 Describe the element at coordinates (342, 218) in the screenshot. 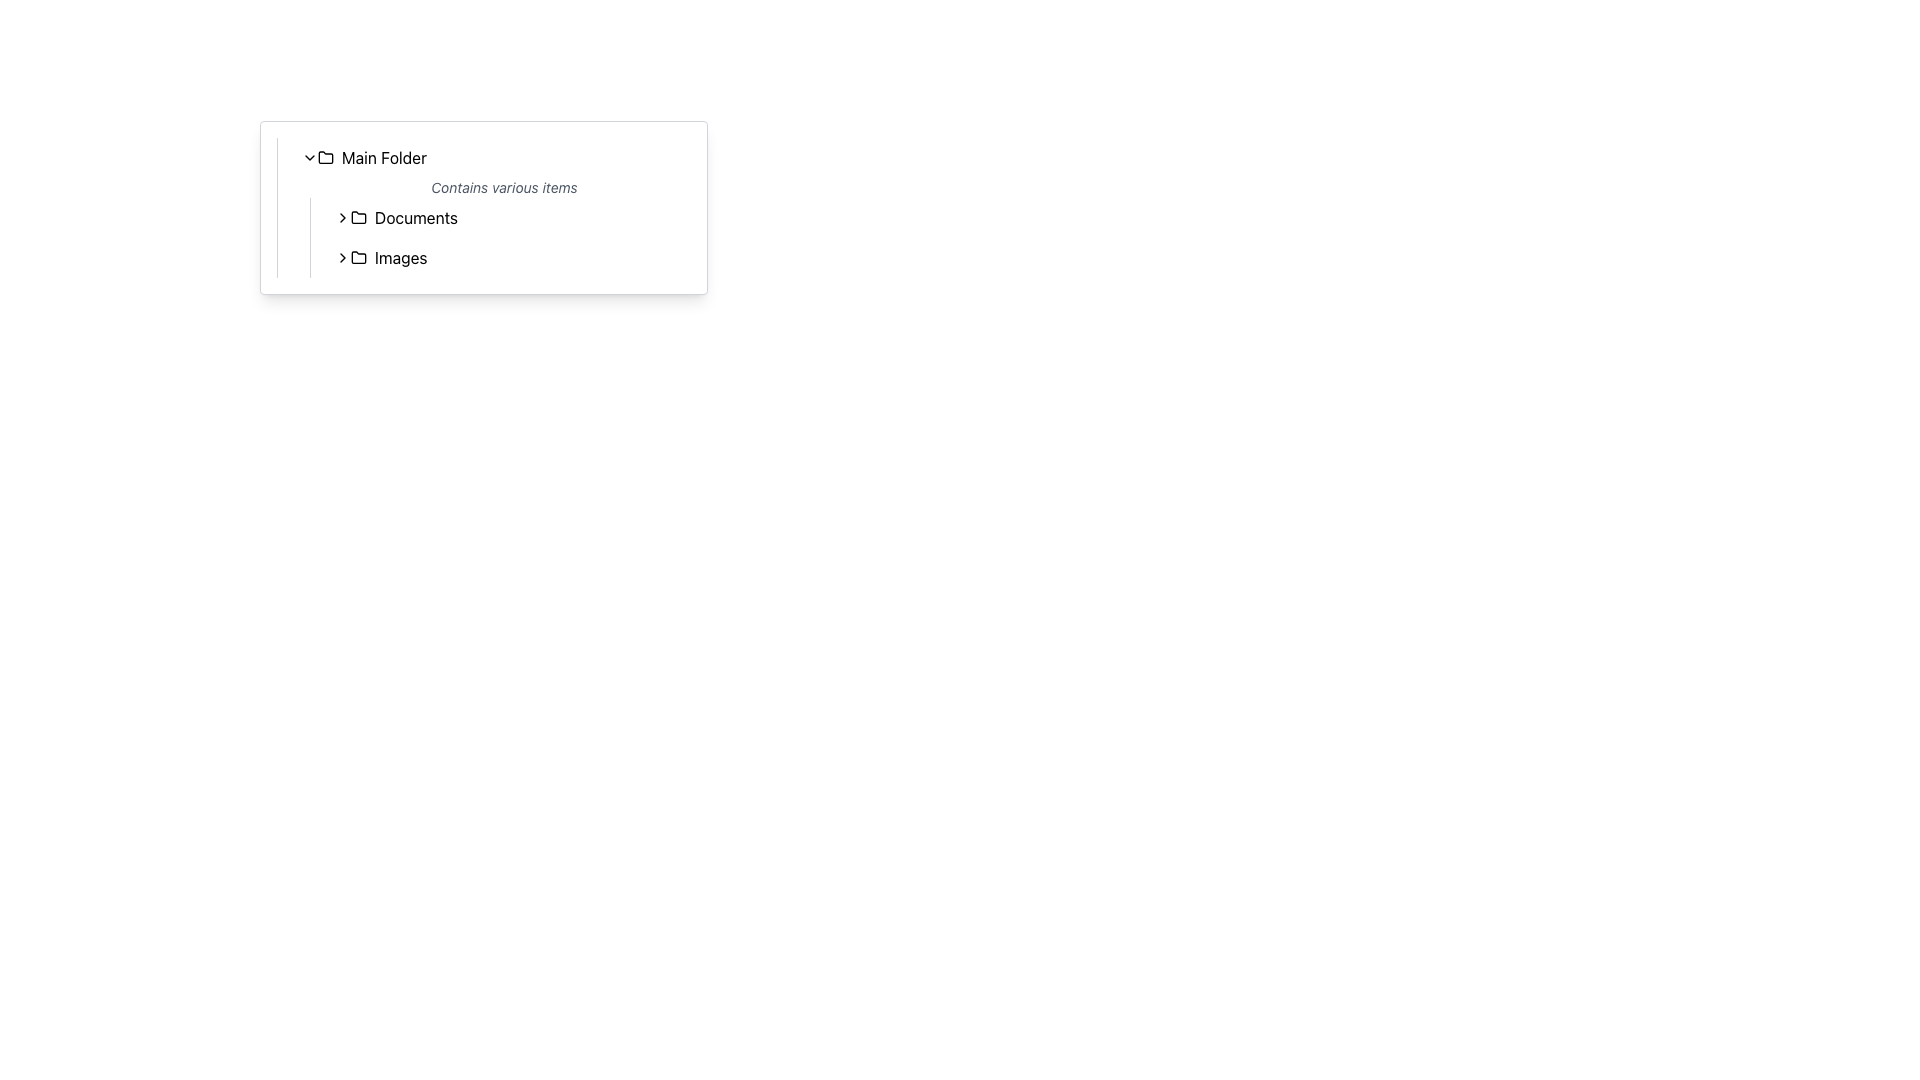

I see `the rightward-pointing chevron icon` at that location.